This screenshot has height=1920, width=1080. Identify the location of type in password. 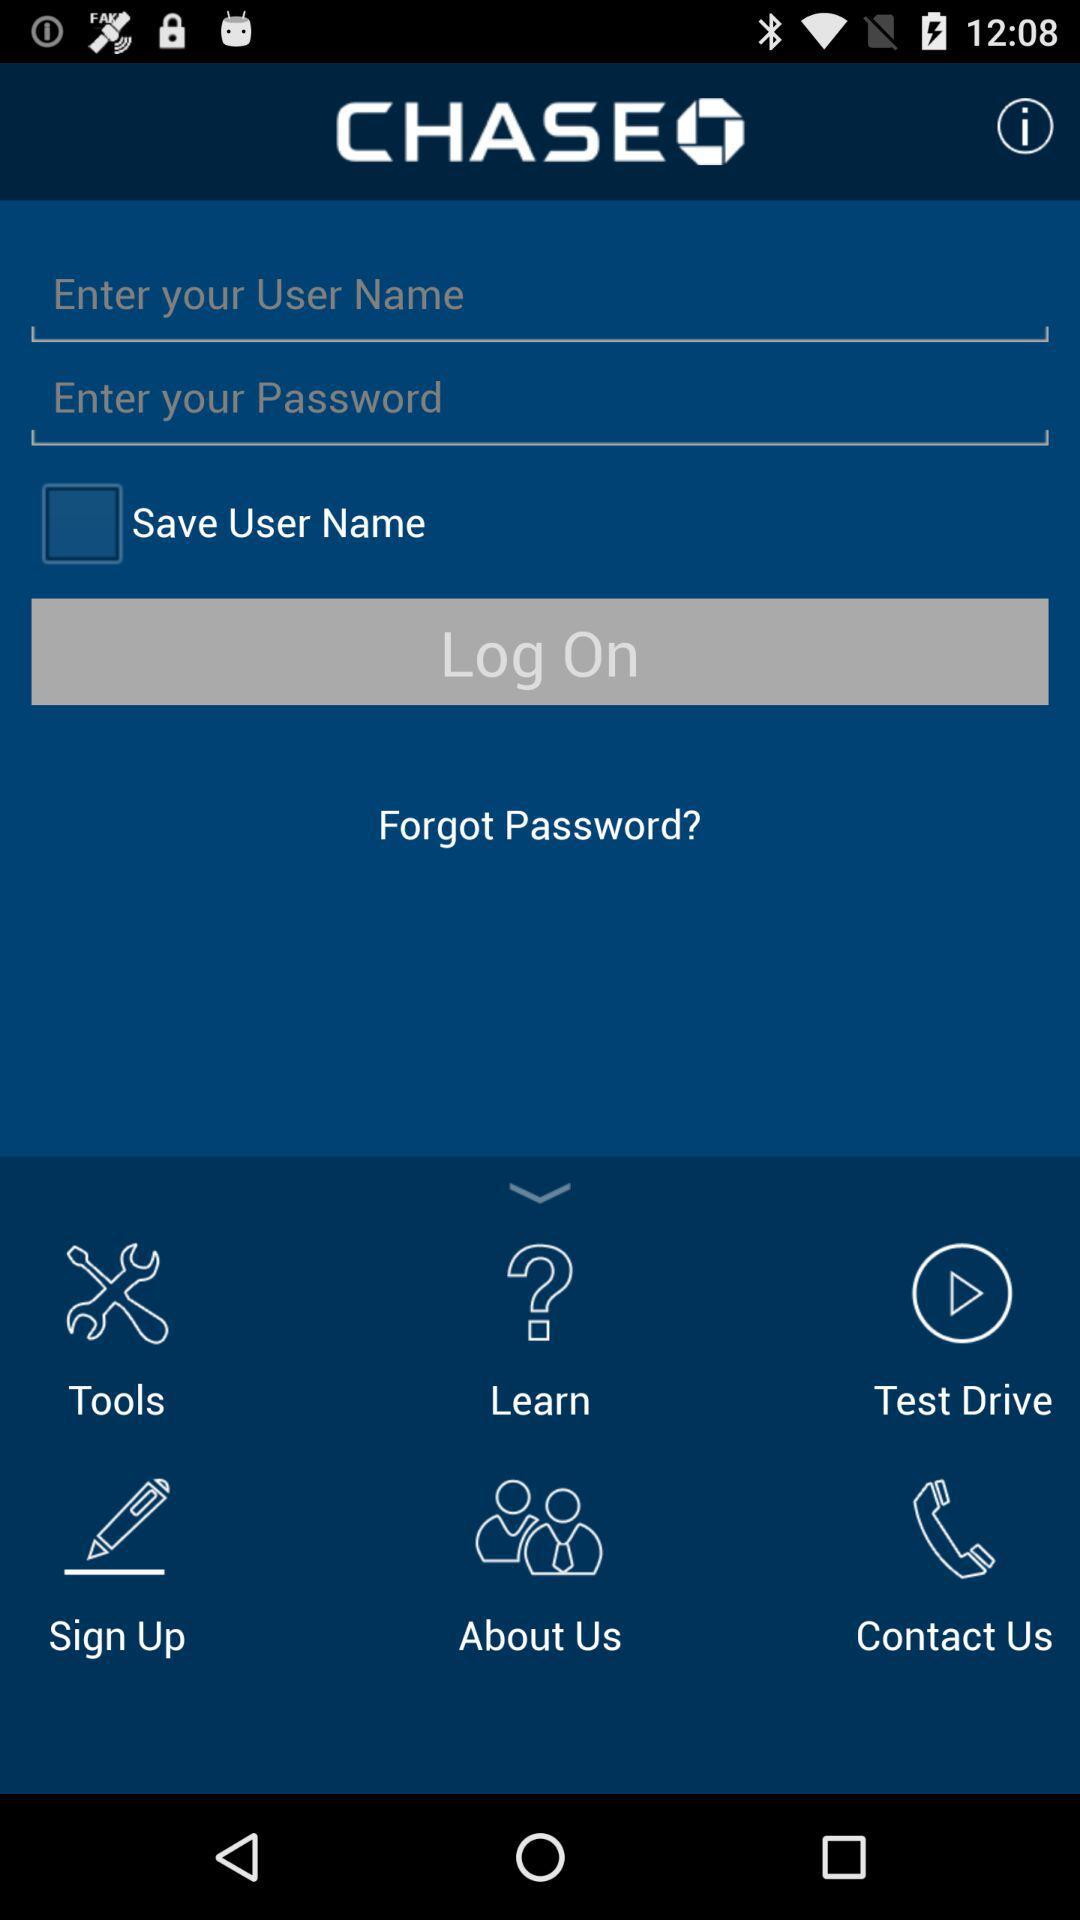
(540, 395).